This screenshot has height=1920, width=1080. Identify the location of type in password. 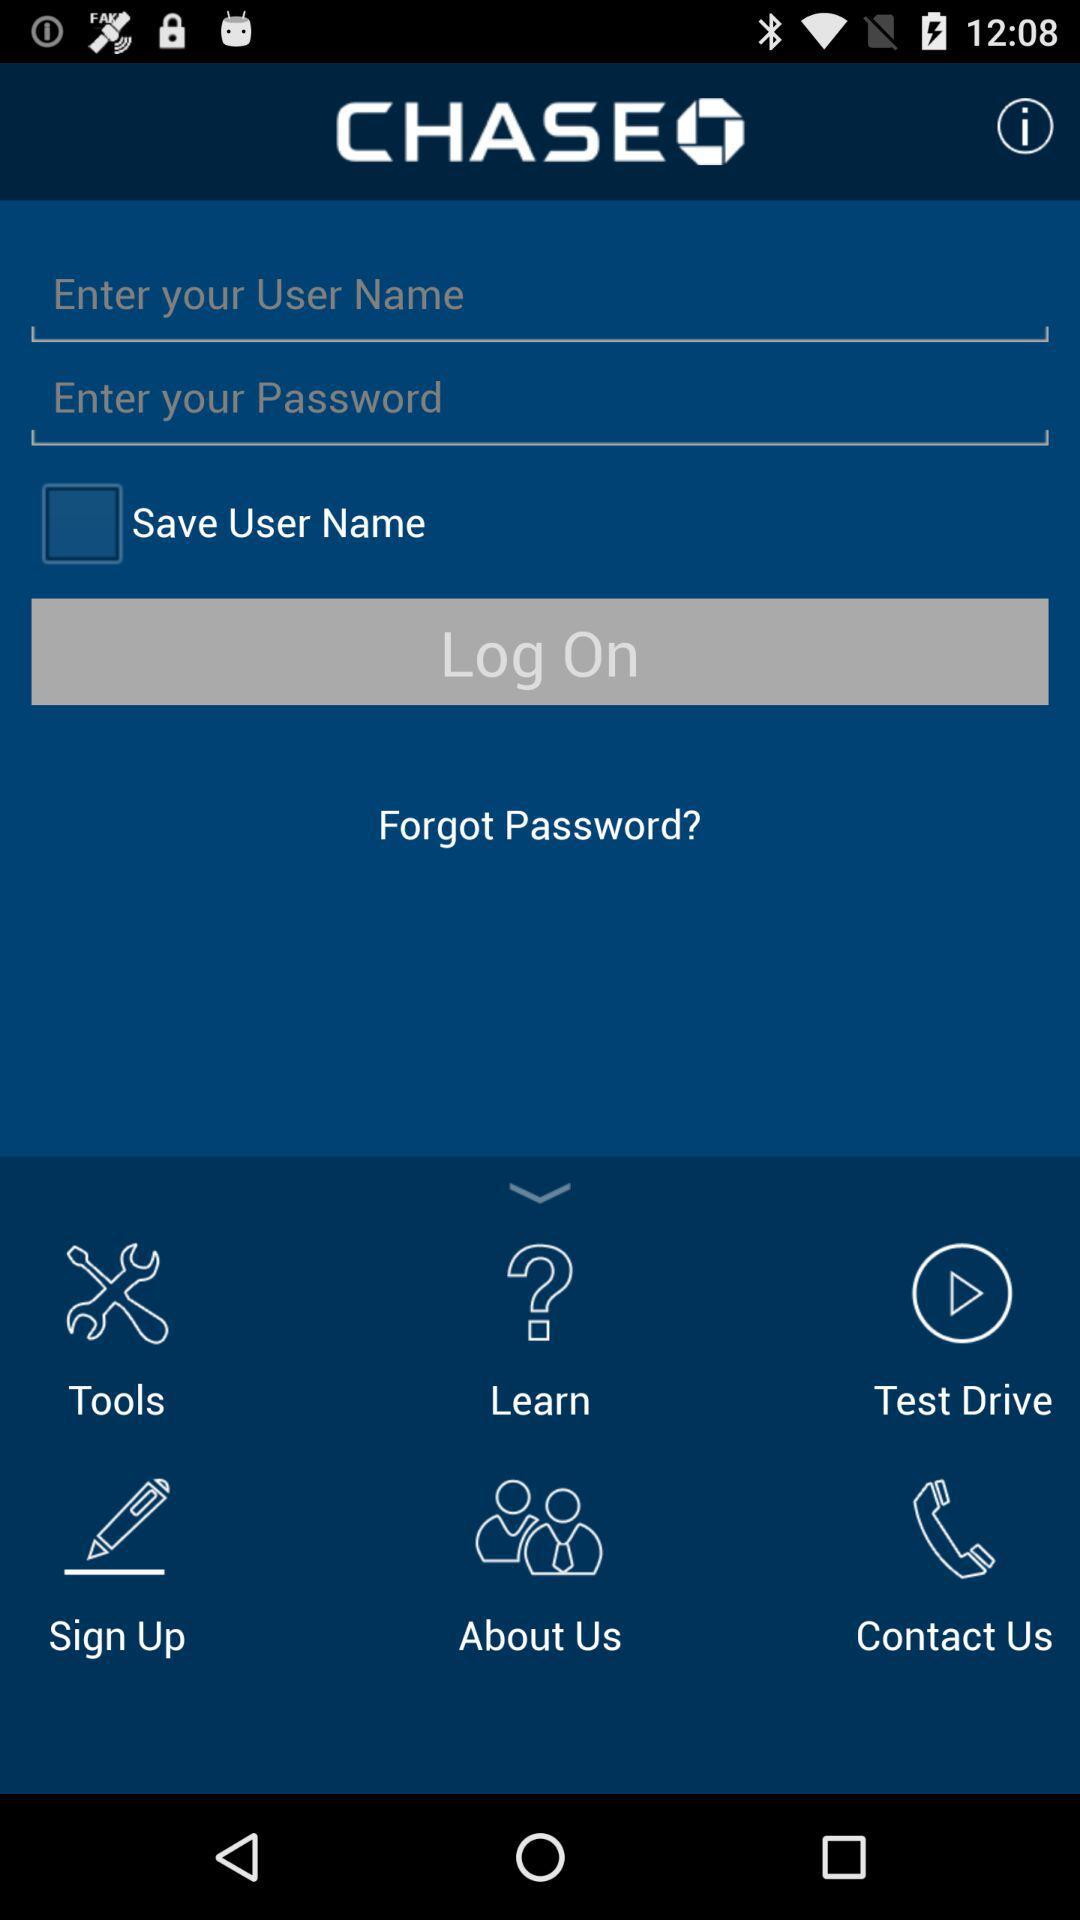
(540, 395).